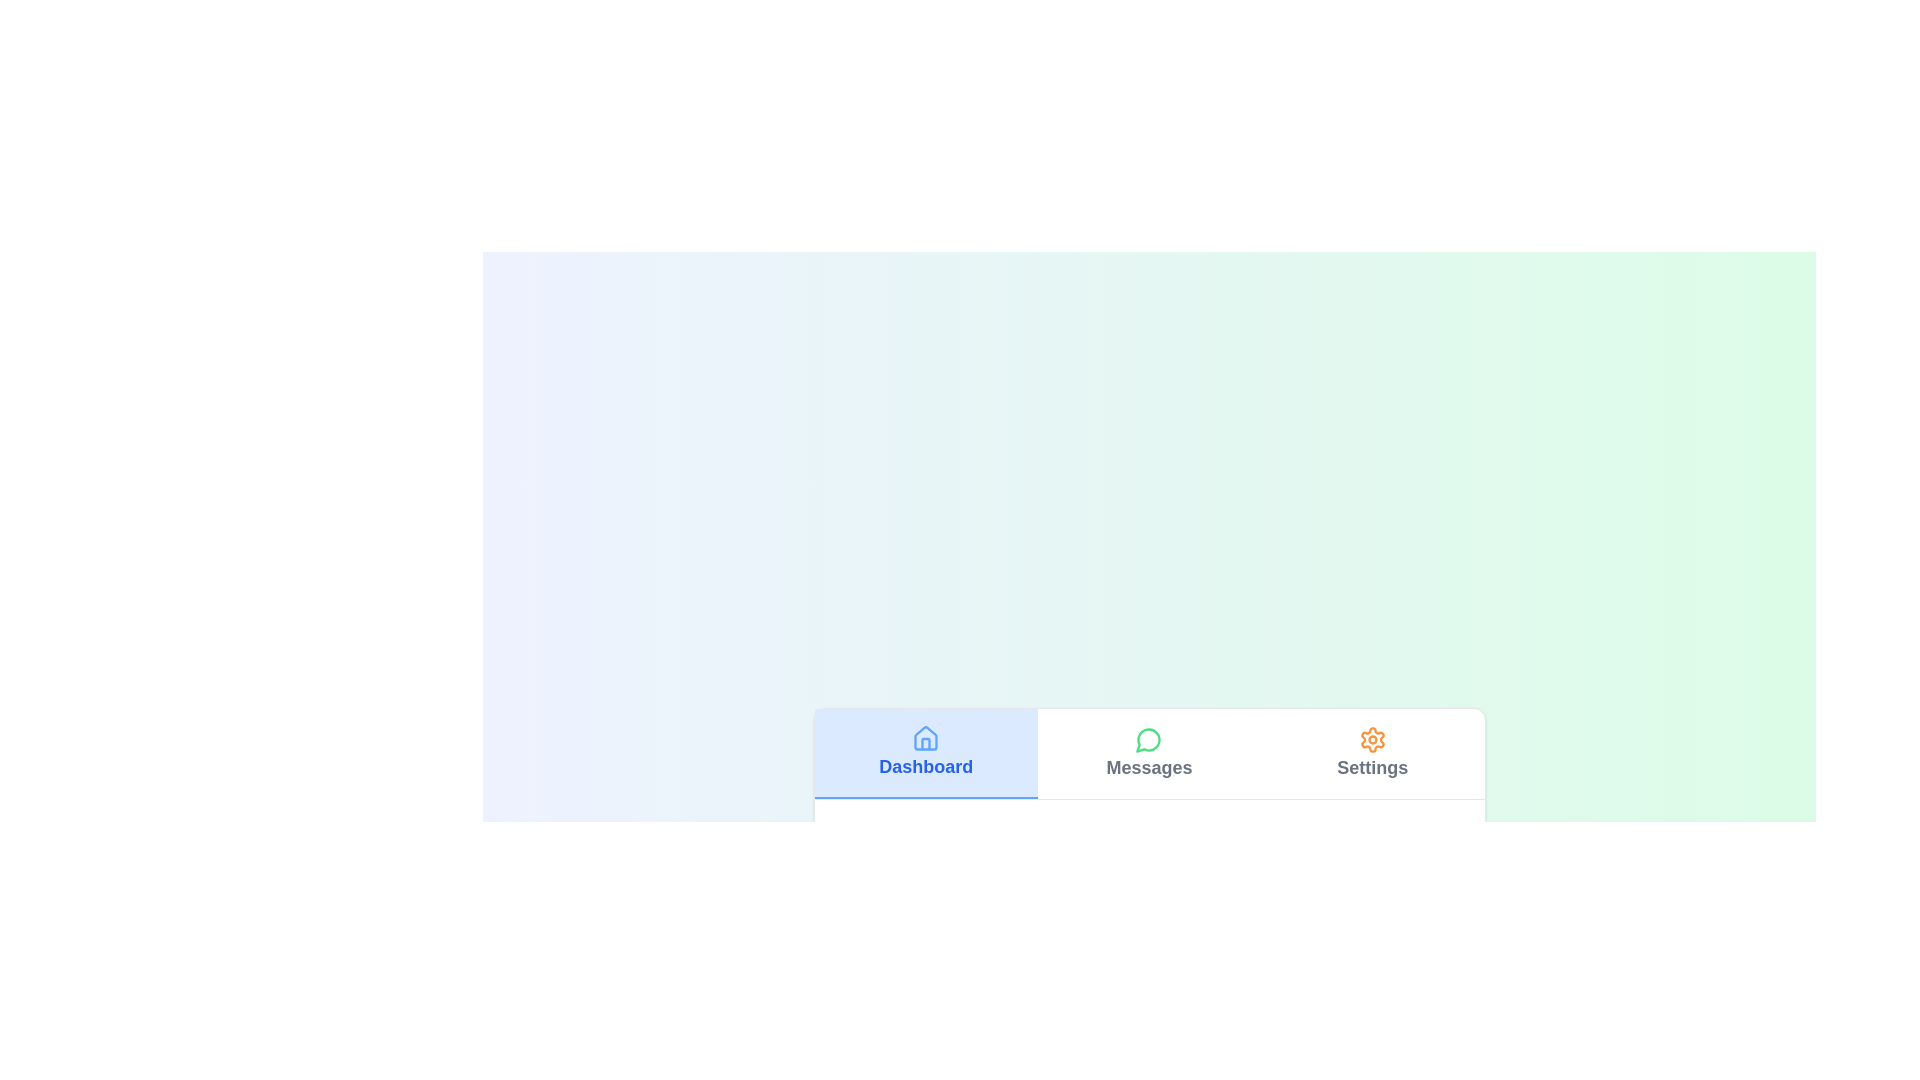 This screenshot has width=1920, height=1080. I want to click on the tab labeled Dashboard to view its content, so click(925, 753).